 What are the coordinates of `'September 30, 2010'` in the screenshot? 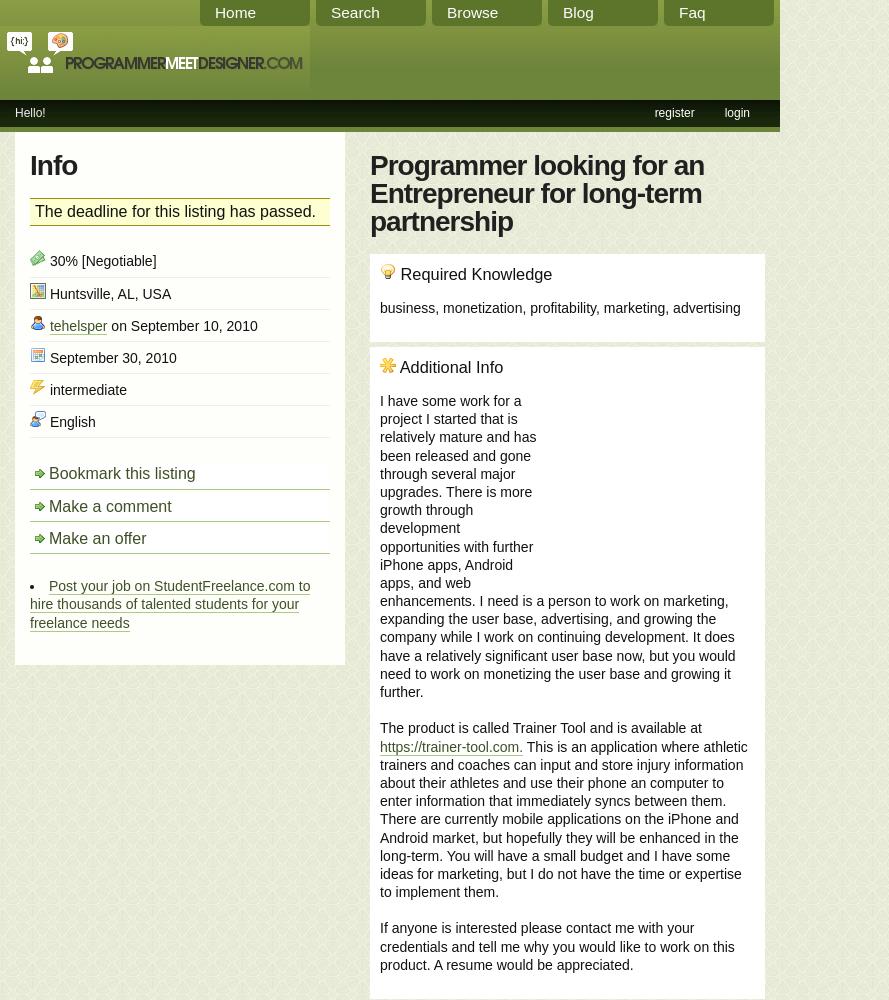 It's located at (45, 356).